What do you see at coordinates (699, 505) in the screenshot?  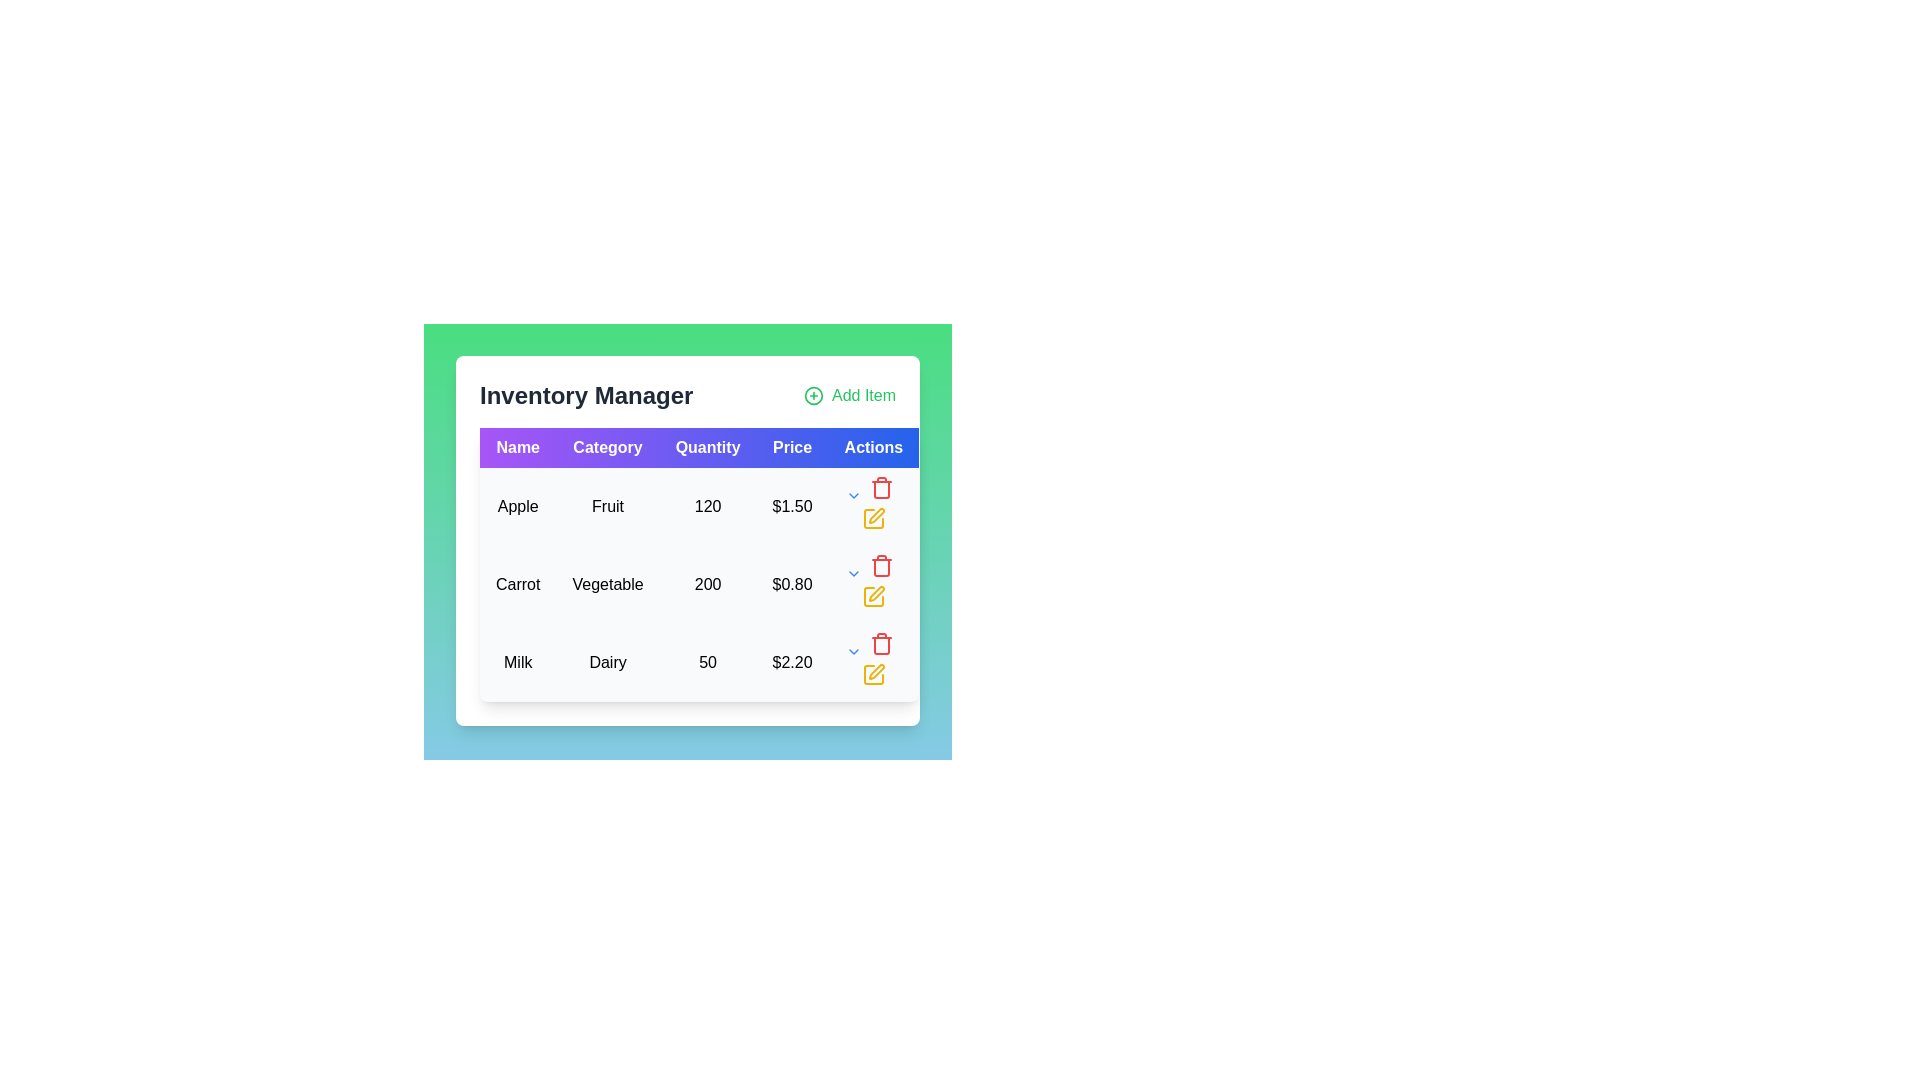 I see `details of the inventory item 'Apple' displayed in the first row of the tabular element containing its category, quantity, and price` at bounding box center [699, 505].